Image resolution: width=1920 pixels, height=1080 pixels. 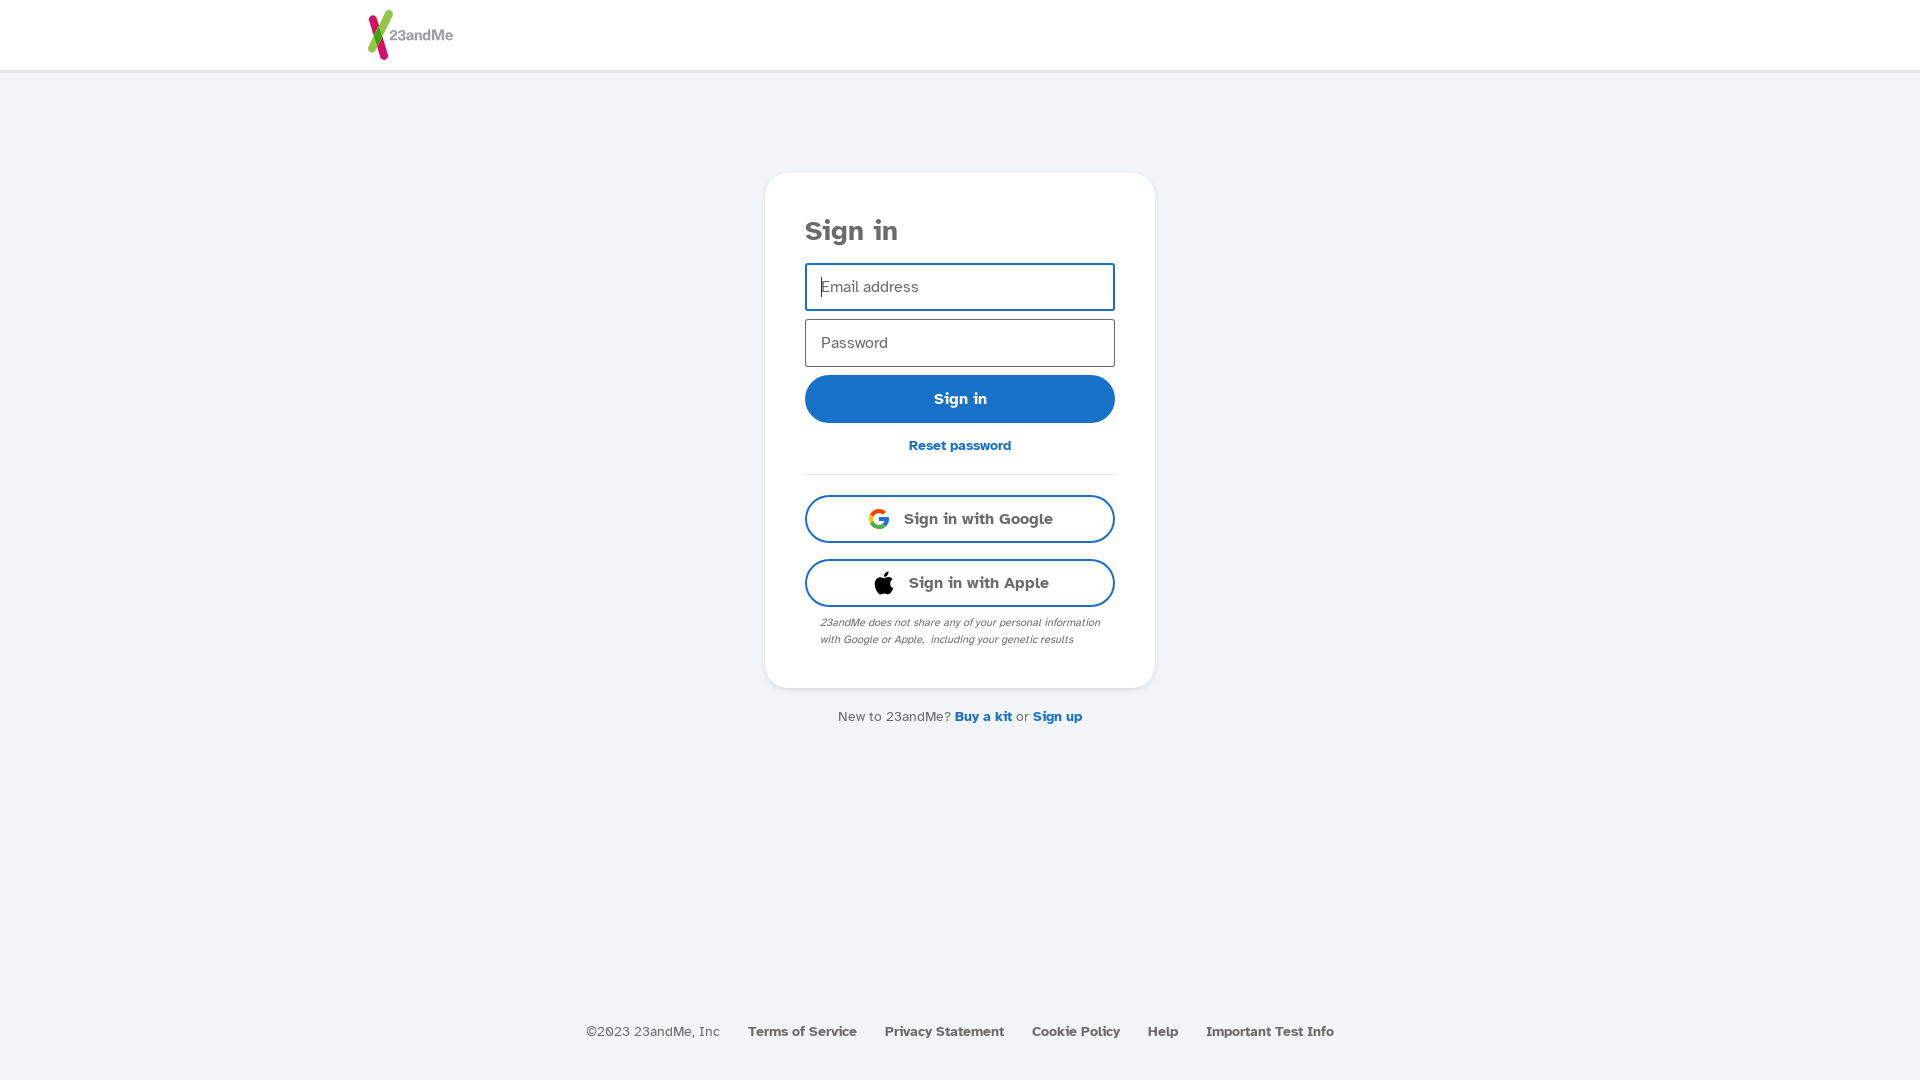 I want to click on 'Sign in with Apple', so click(x=960, y=582).